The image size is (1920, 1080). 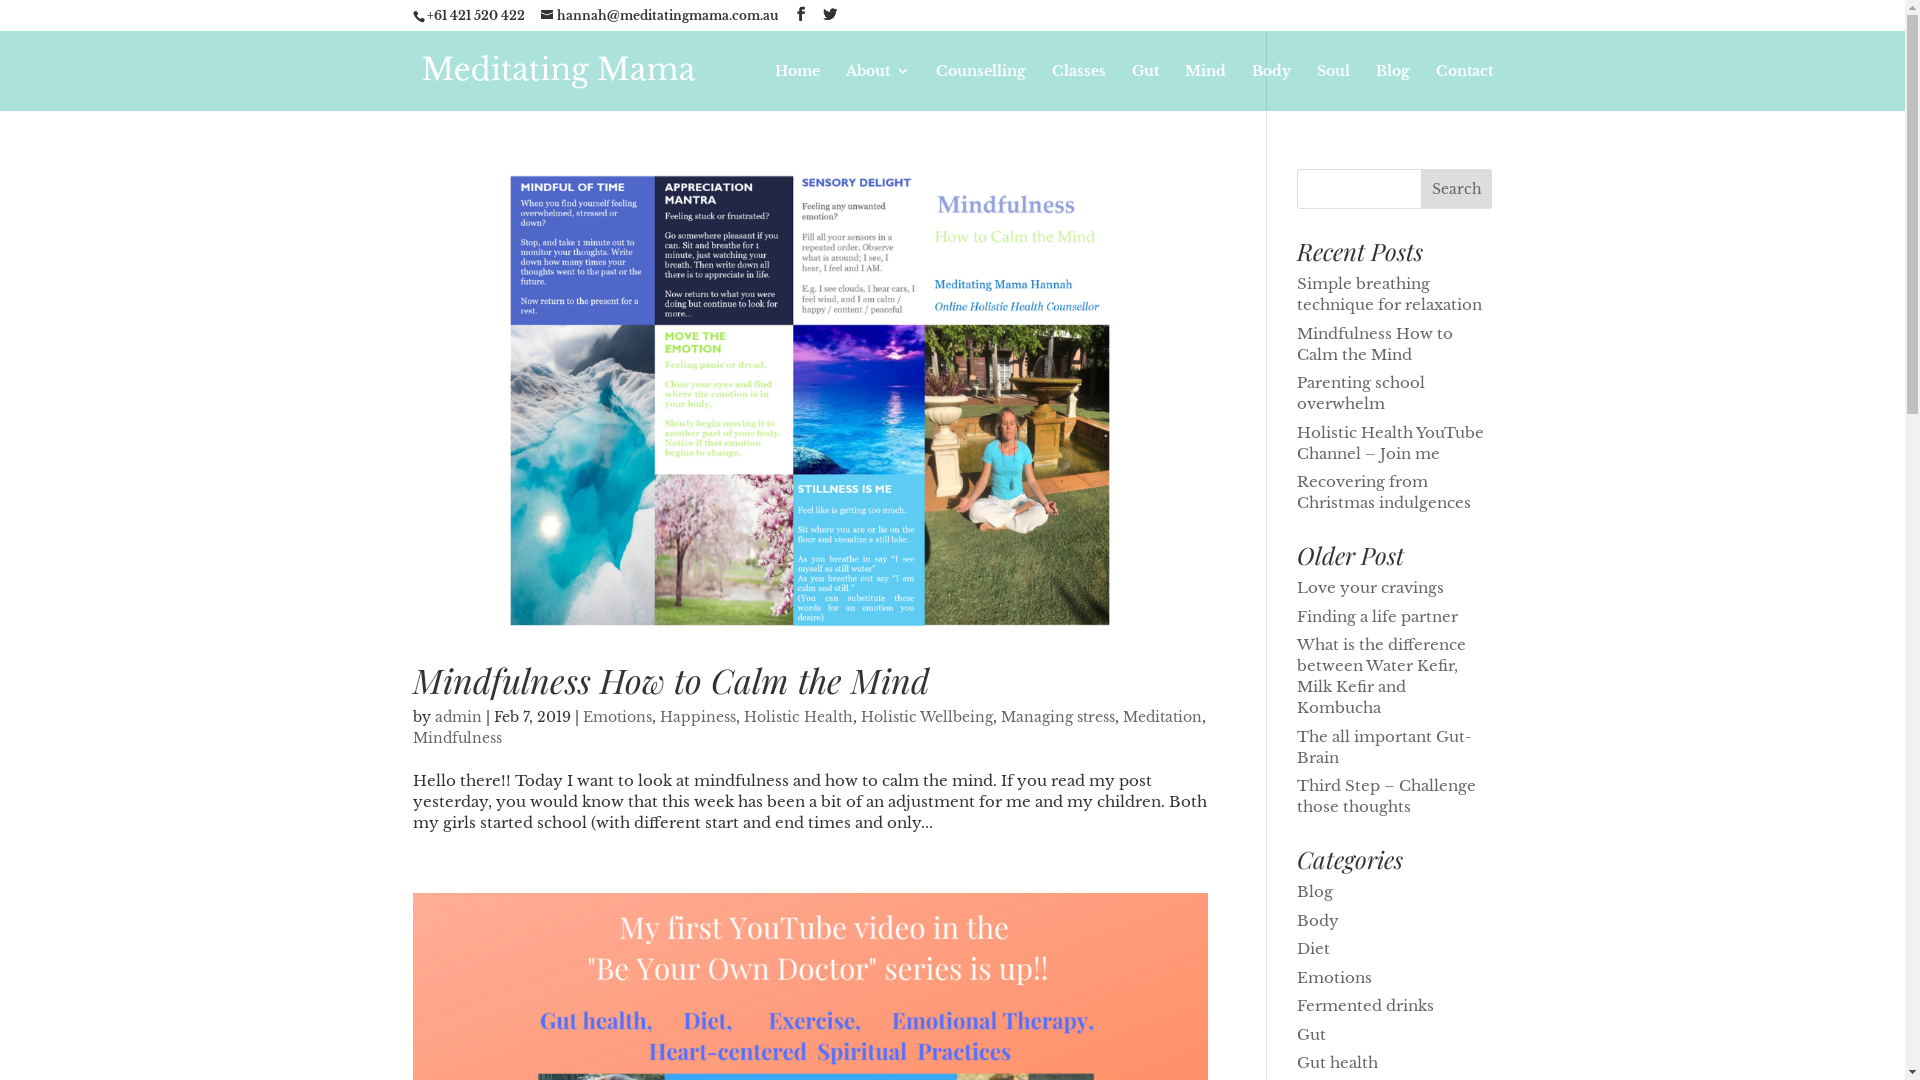 What do you see at coordinates (1296, 976) in the screenshot?
I see `'Emotions'` at bounding box center [1296, 976].